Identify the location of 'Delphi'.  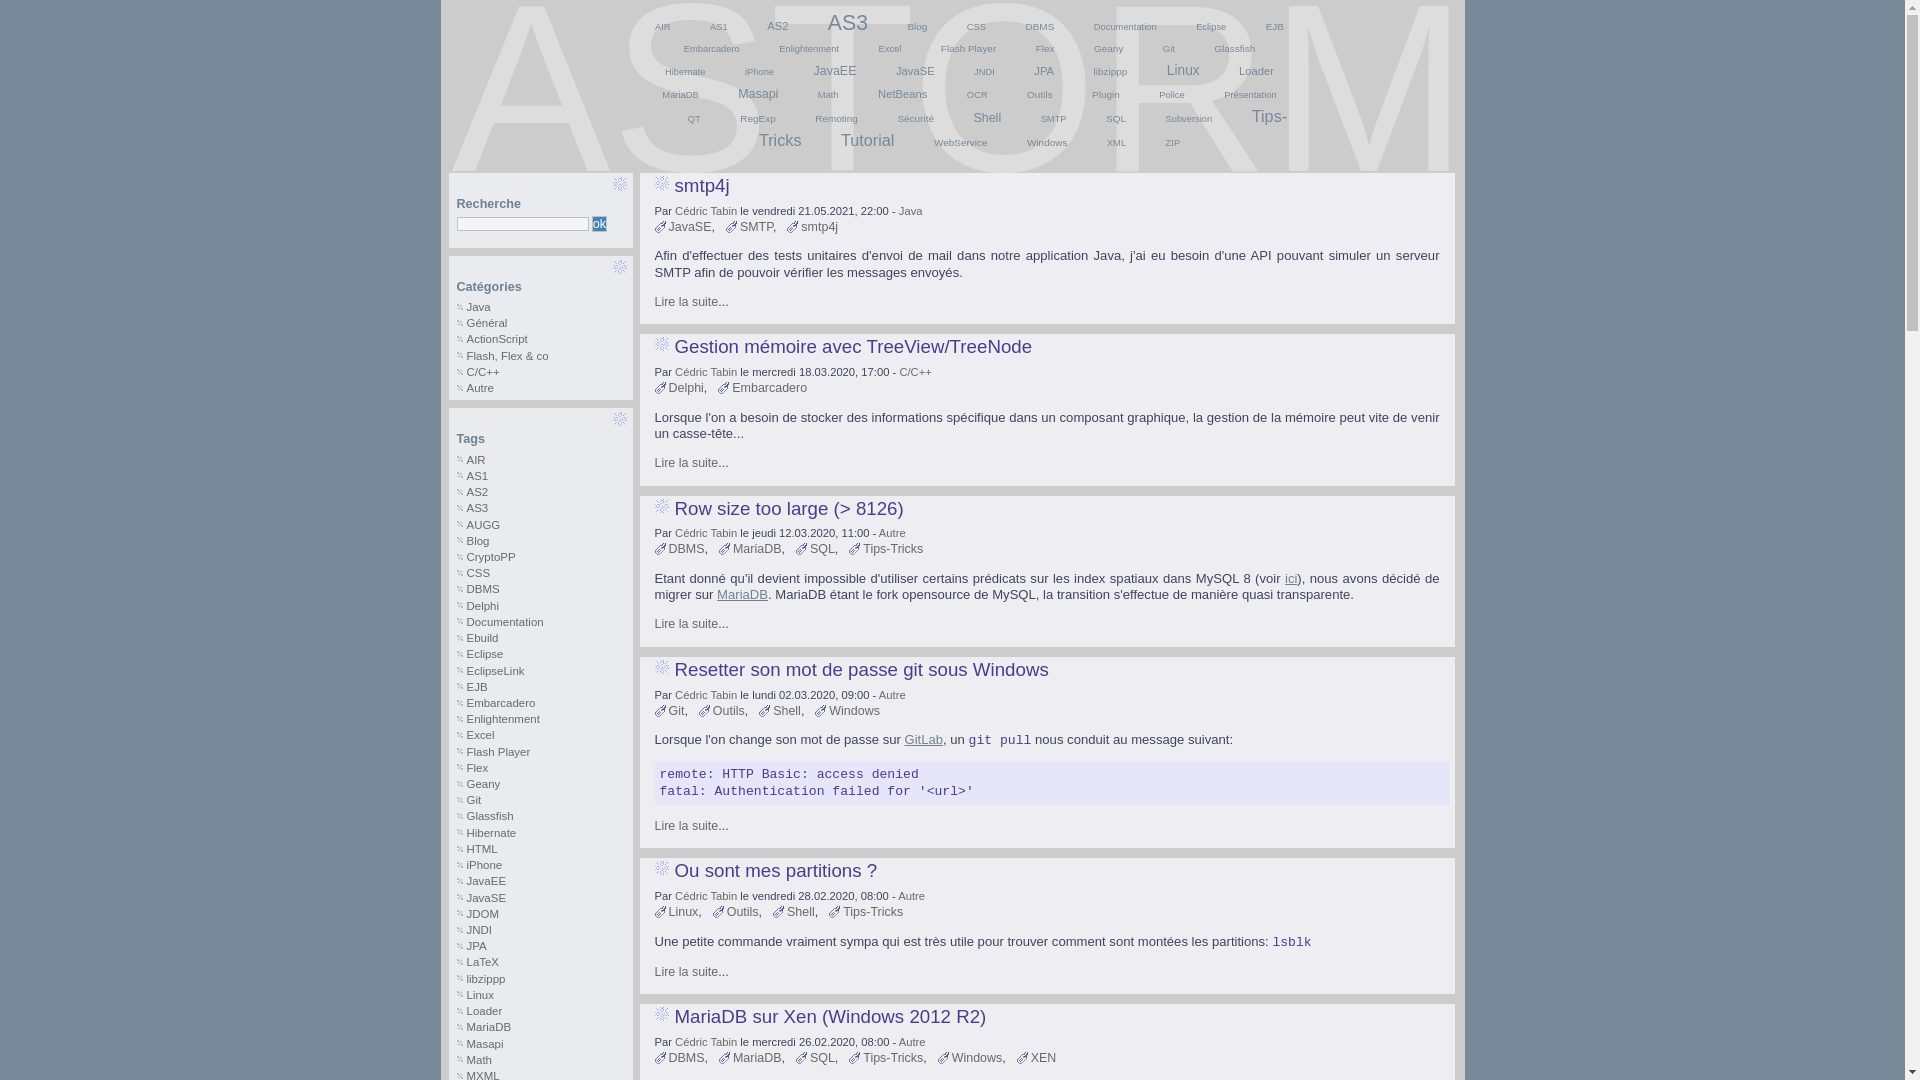
(685, 388).